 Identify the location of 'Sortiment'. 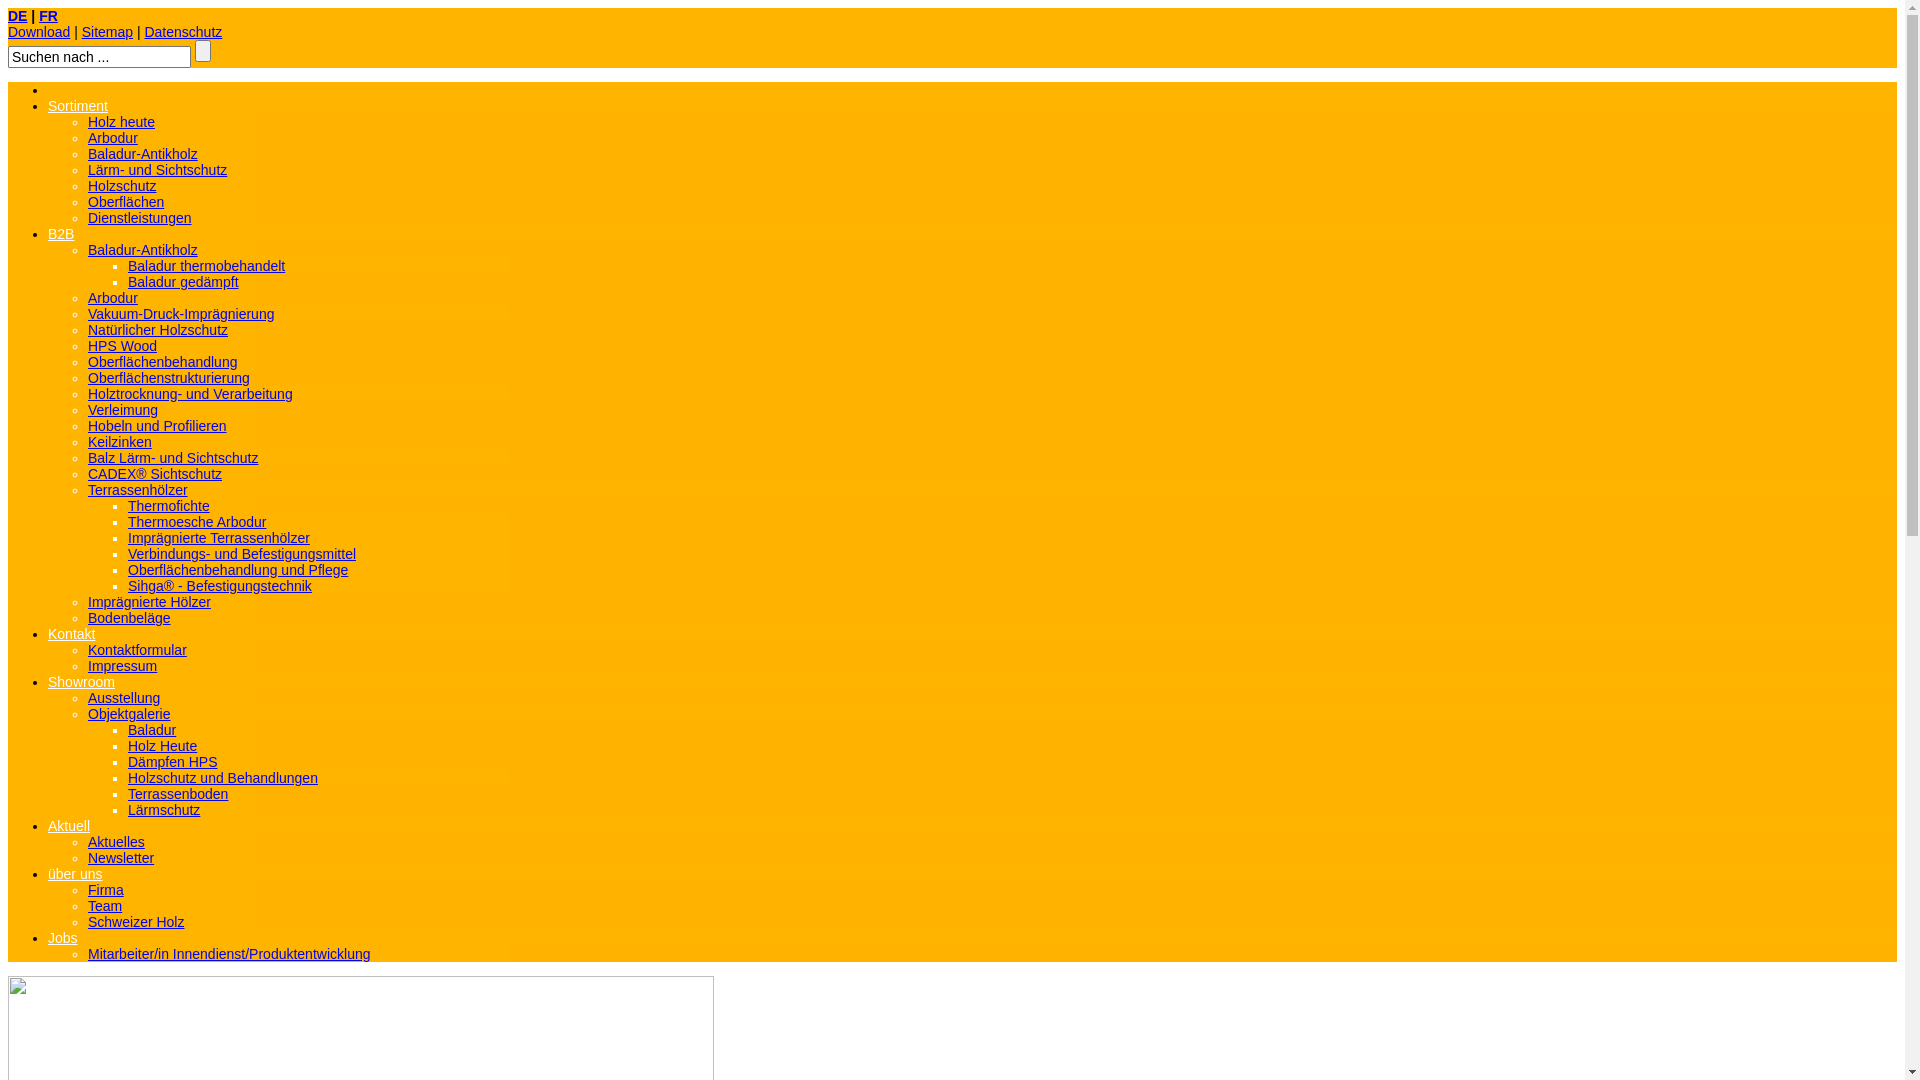
(77, 105).